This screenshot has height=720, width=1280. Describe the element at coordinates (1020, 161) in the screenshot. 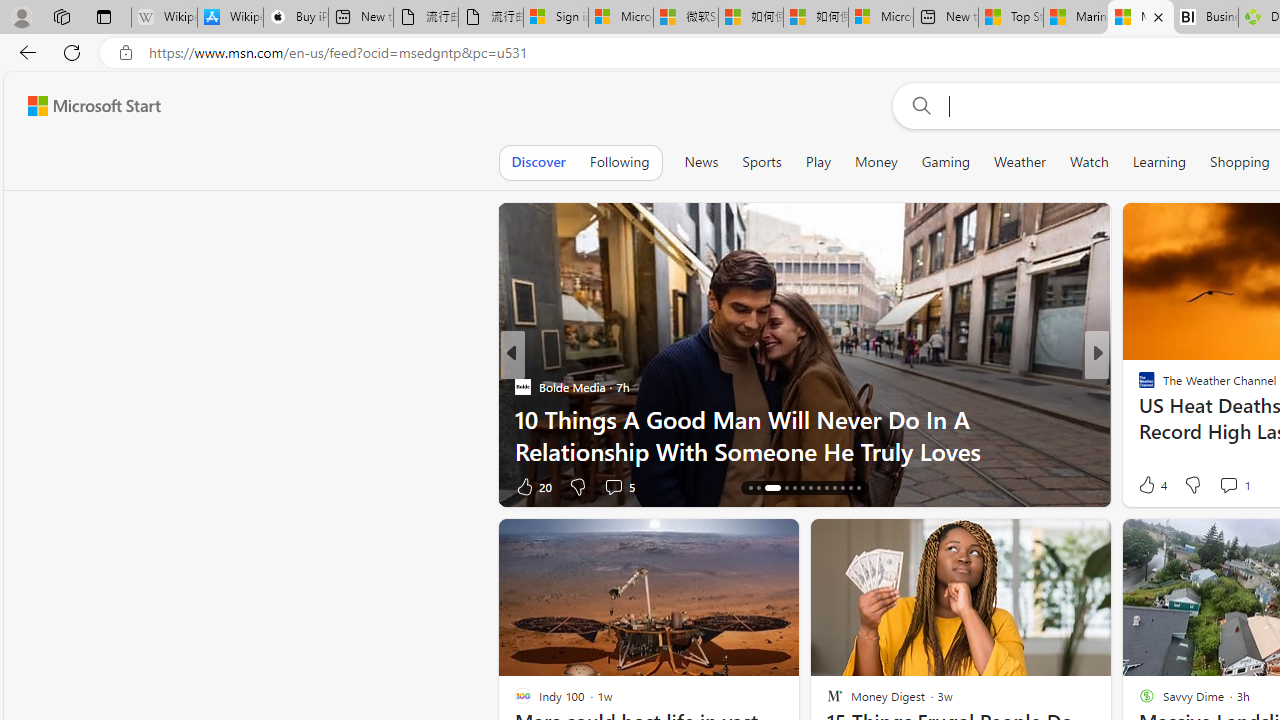

I see `'Weather'` at that location.